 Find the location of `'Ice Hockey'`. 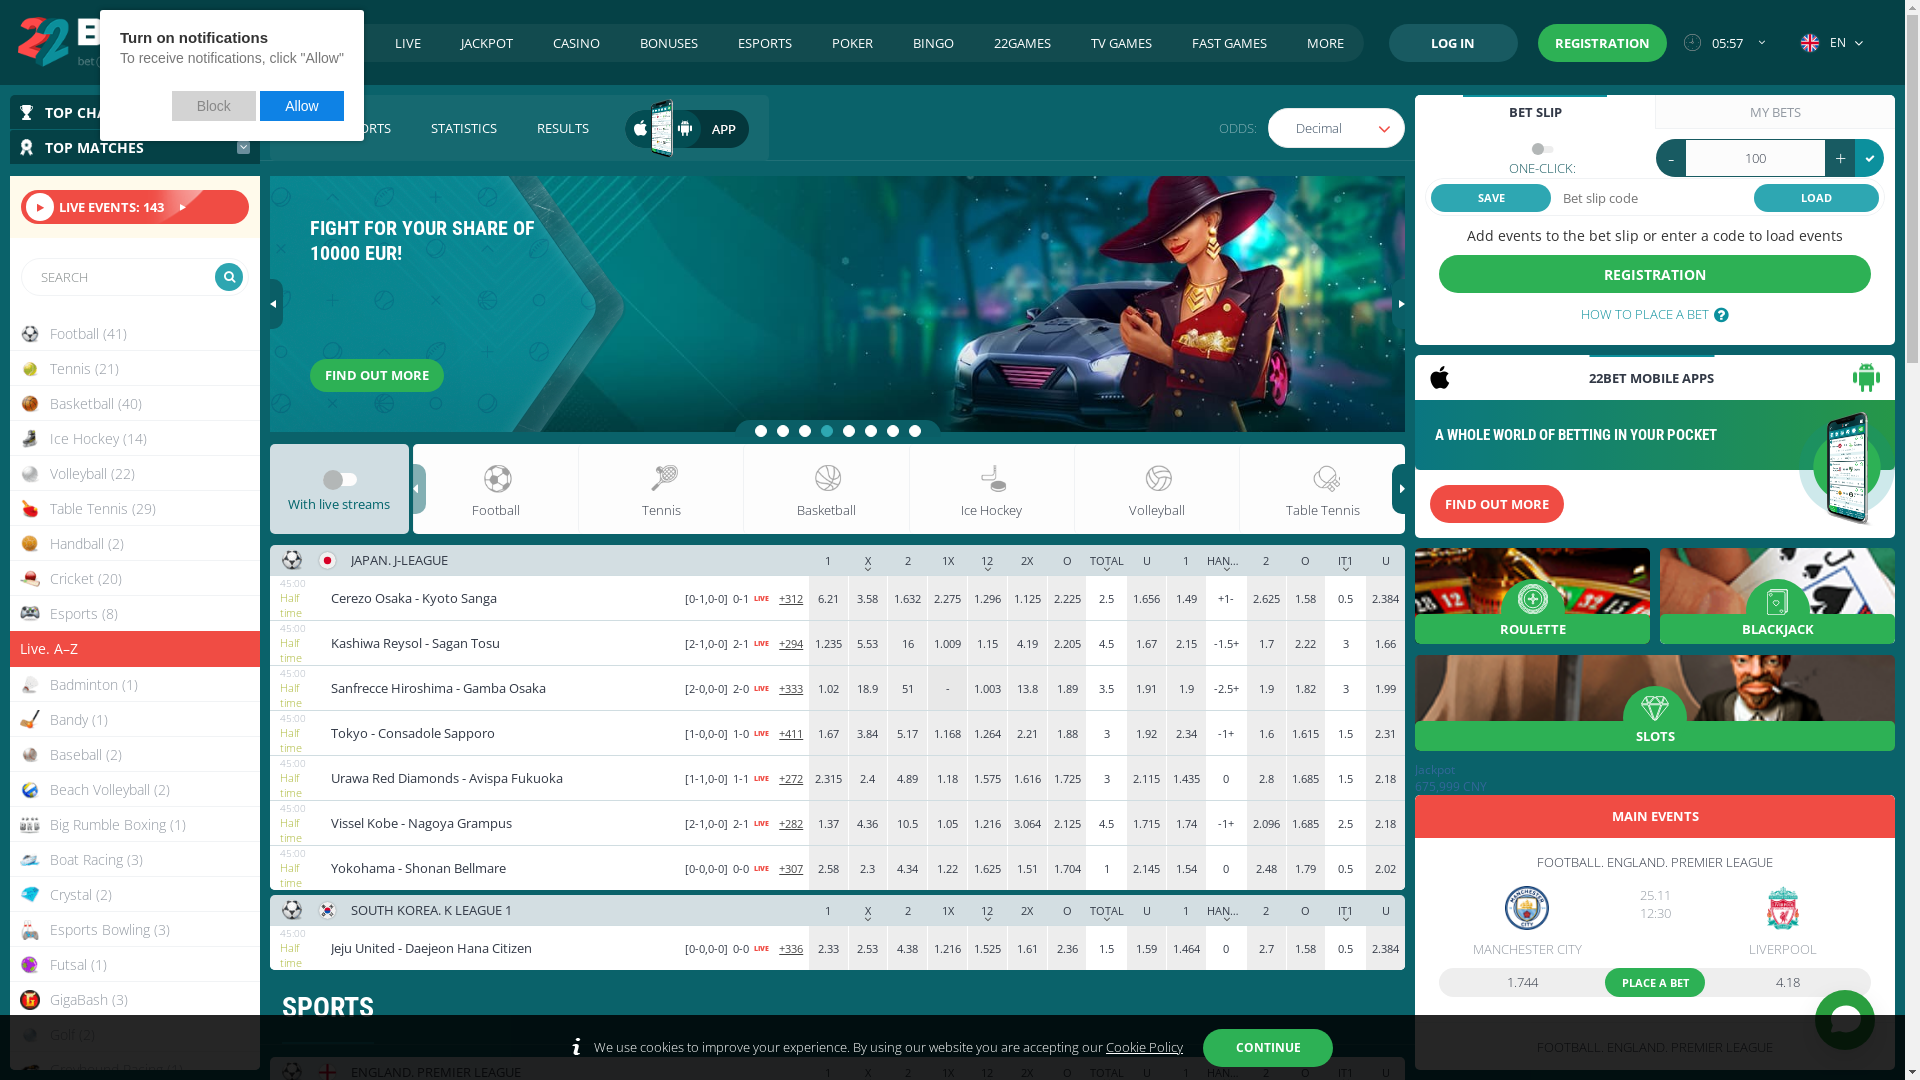

'Ice Hockey' is located at coordinates (991, 489).